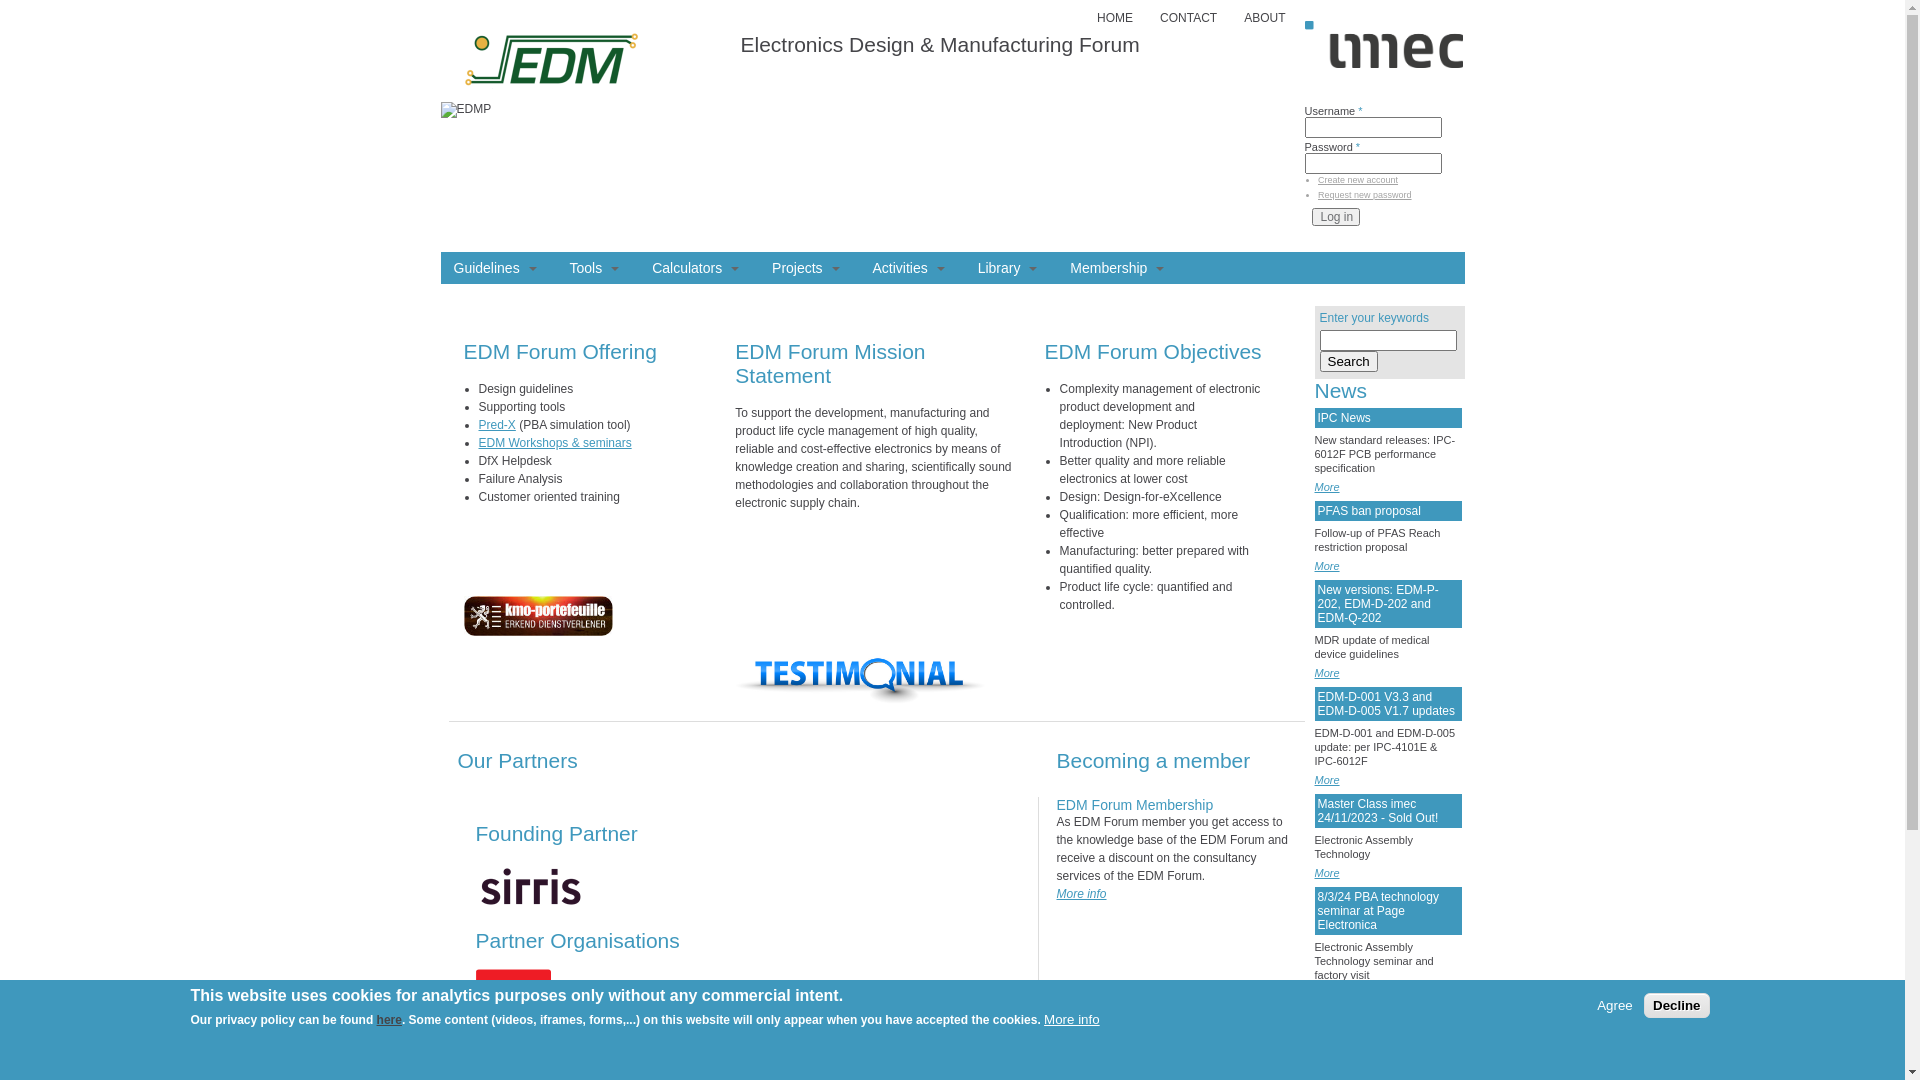 The width and height of the screenshot is (1920, 1080). What do you see at coordinates (1314, 486) in the screenshot?
I see `'More'` at bounding box center [1314, 486].